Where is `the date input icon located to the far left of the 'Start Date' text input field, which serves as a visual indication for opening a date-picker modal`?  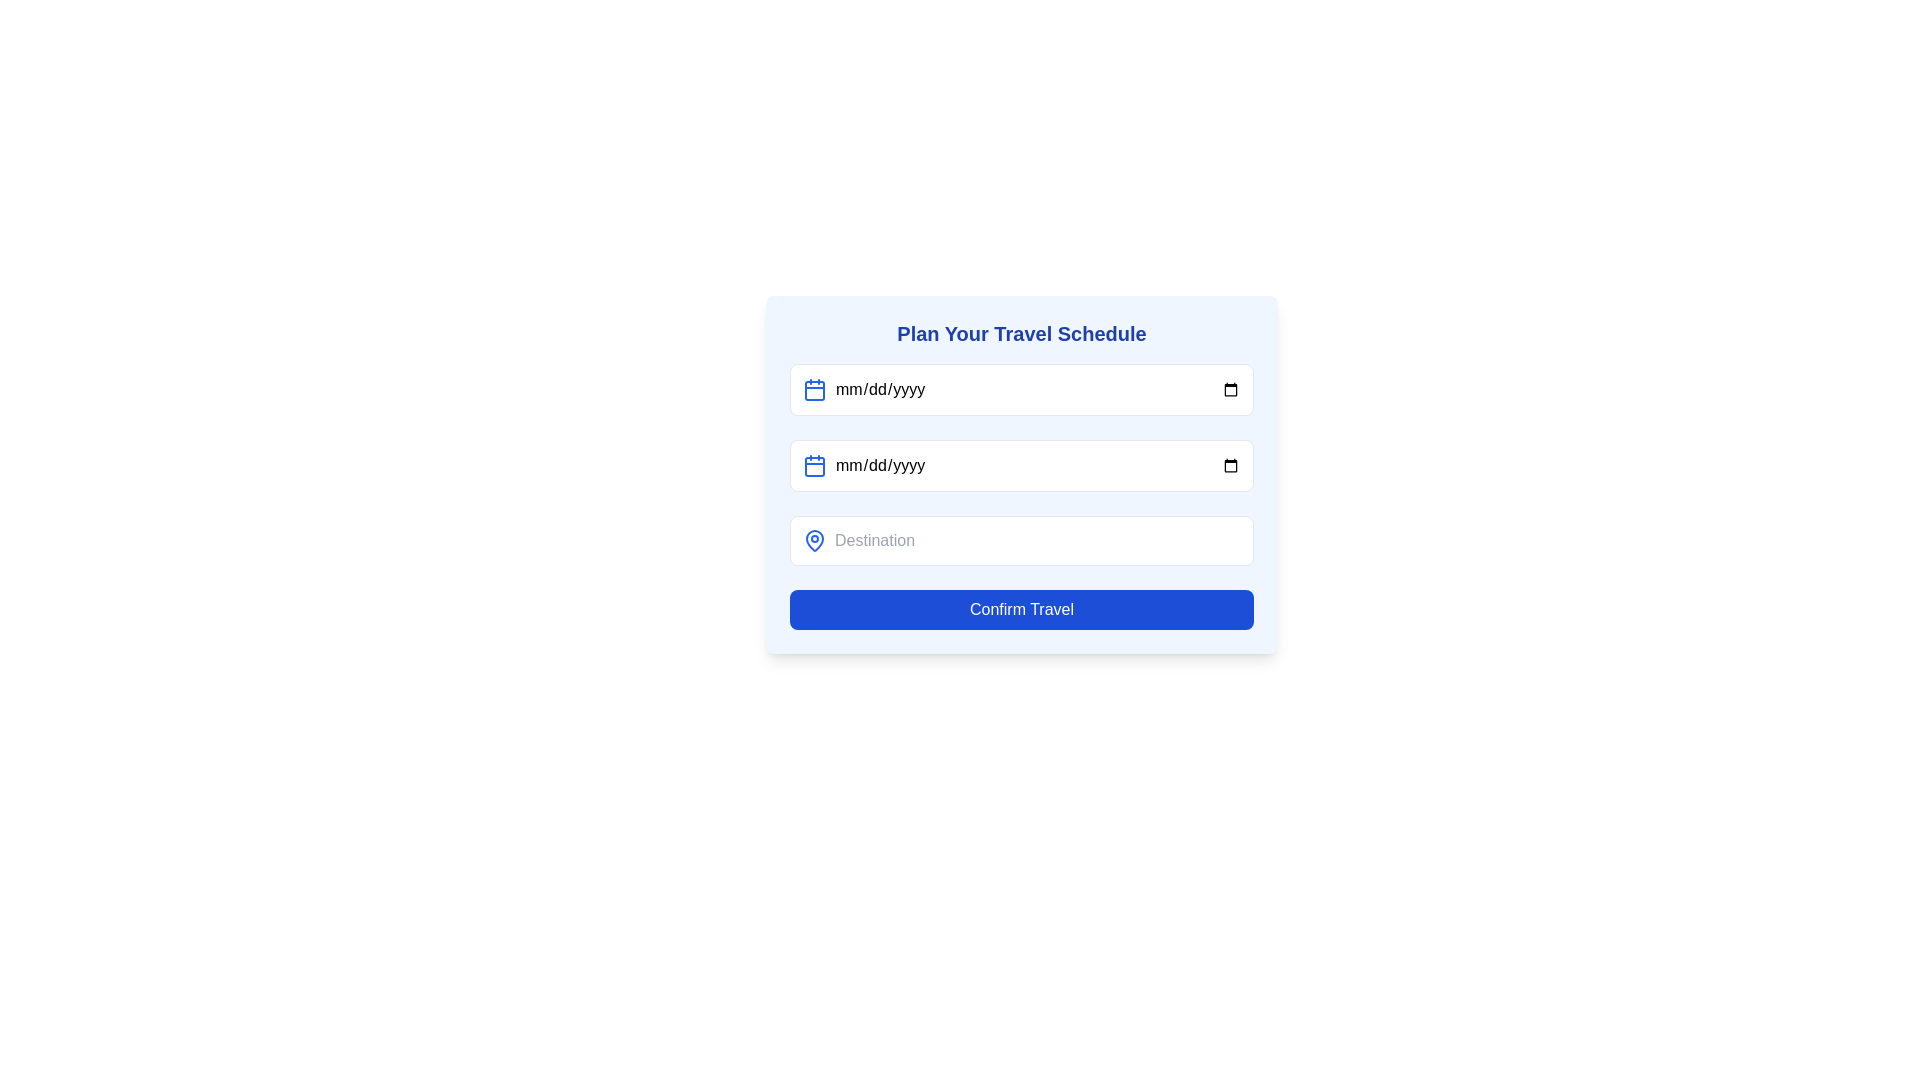
the date input icon located to the far left of the 'Start Date' text input field, which serves as a visual indication for opening a date-picker modal is located at coordinates (815, 389).